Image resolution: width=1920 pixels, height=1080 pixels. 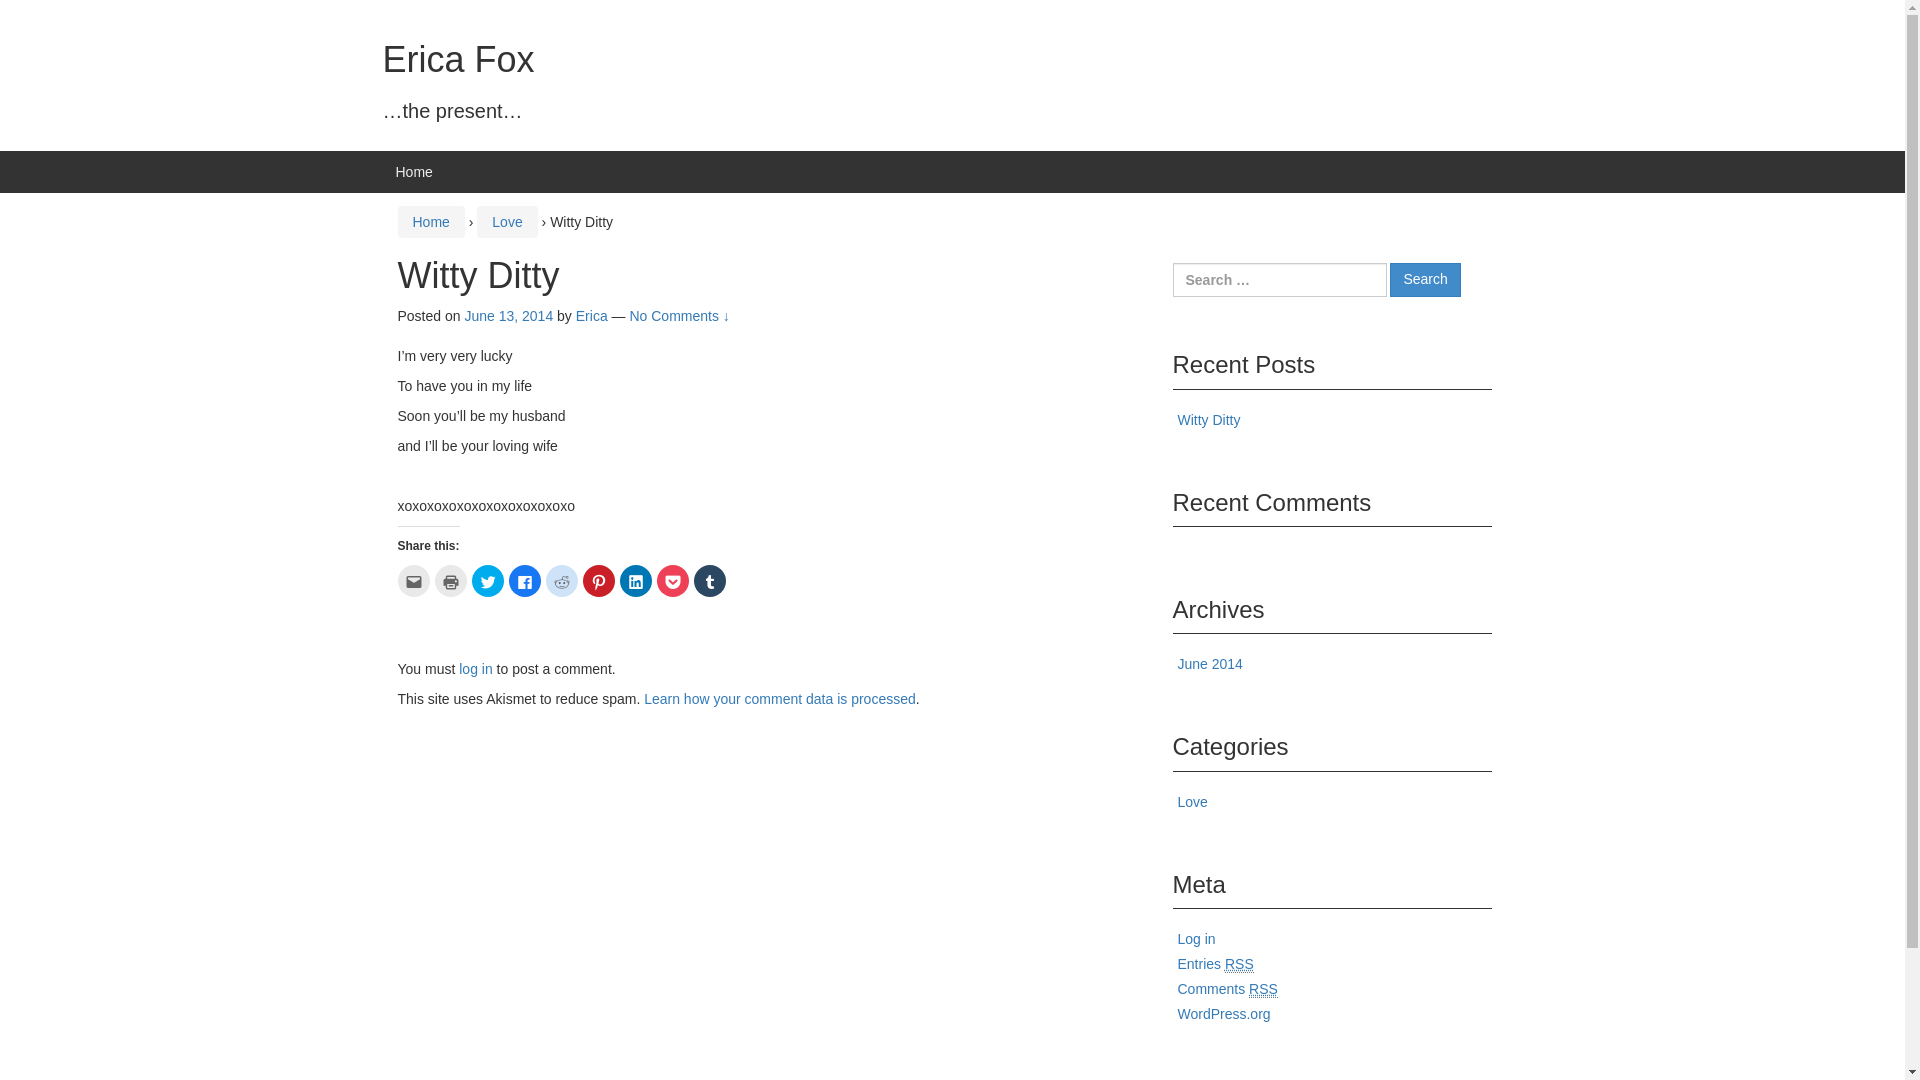 What do you see at coordinates (474, 668) in the screenshot?
I see `'log in'` at bounding box center [474, 668].